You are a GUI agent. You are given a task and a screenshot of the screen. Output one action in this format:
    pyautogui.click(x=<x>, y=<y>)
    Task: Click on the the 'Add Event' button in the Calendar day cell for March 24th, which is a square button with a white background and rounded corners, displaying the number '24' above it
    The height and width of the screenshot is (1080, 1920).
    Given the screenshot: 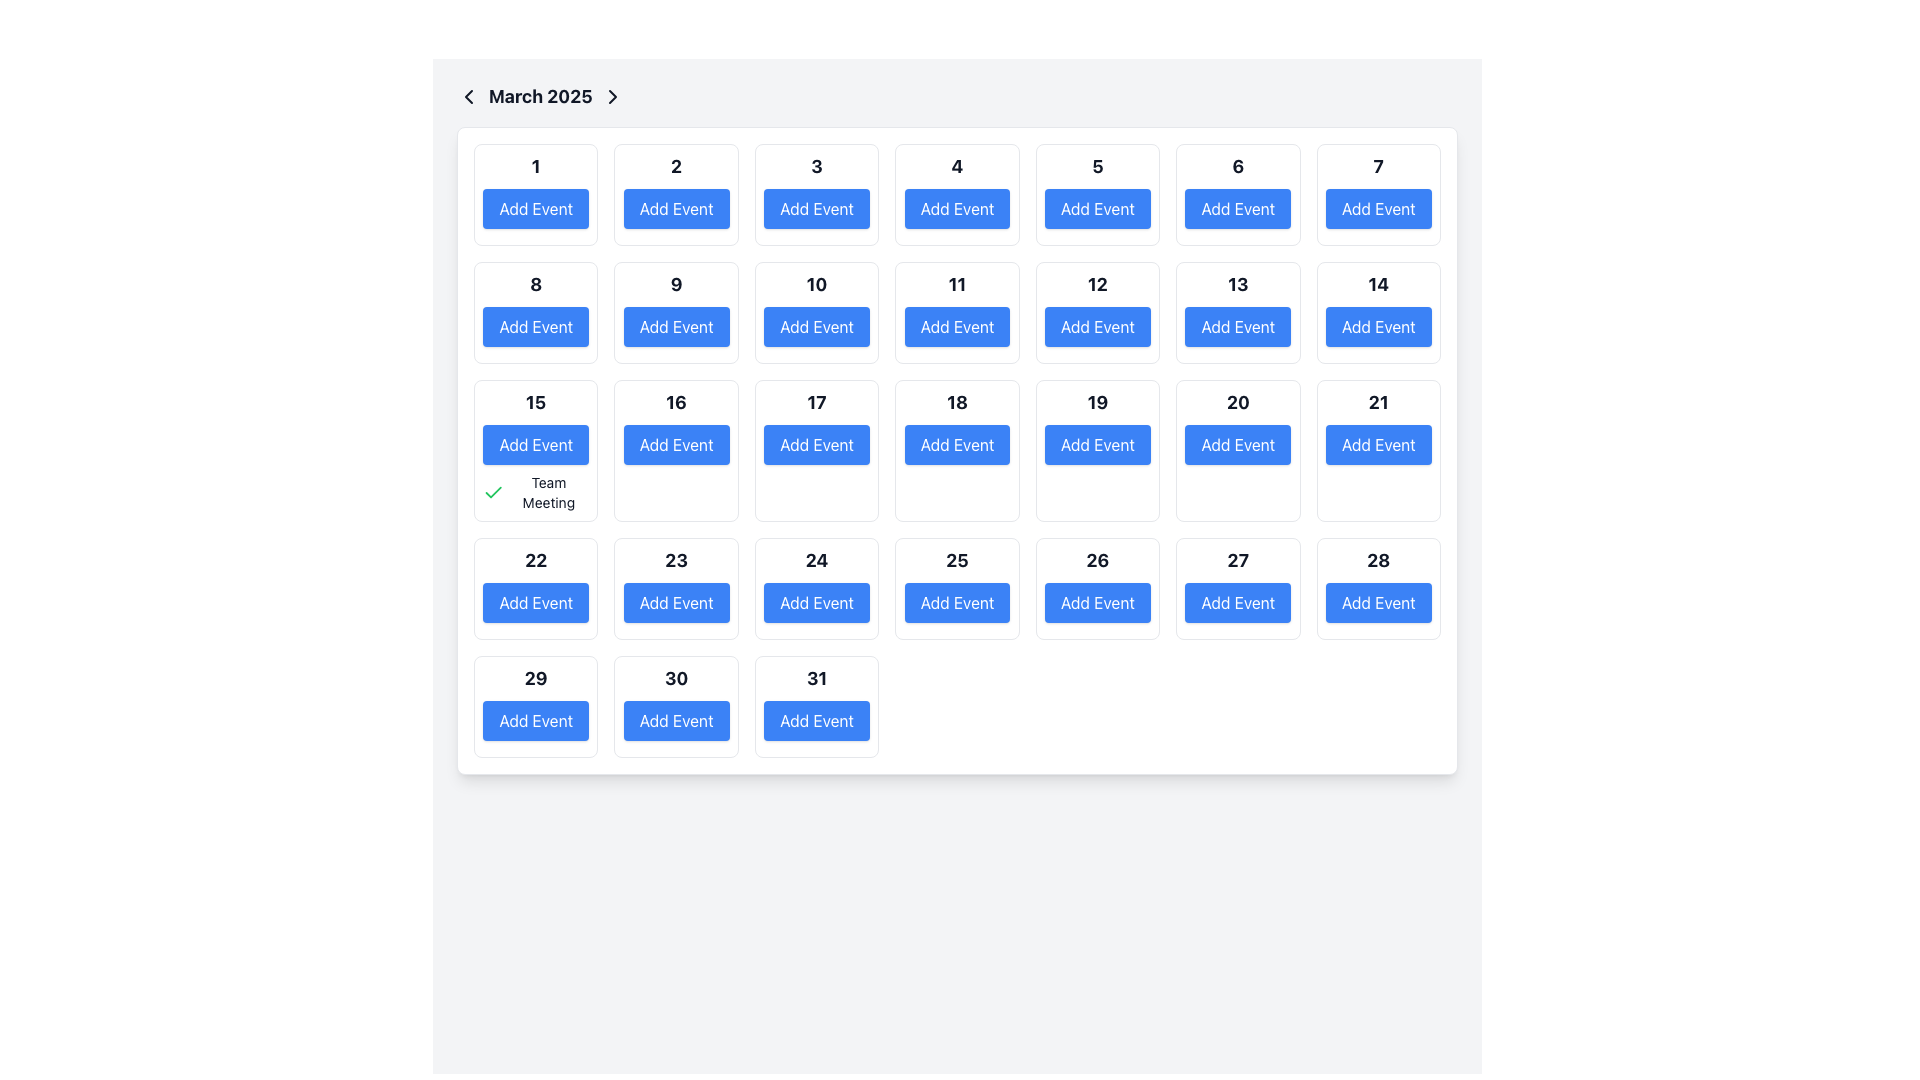 What is the action you would take?
    pyautogui.click(x=817, y=588)
    